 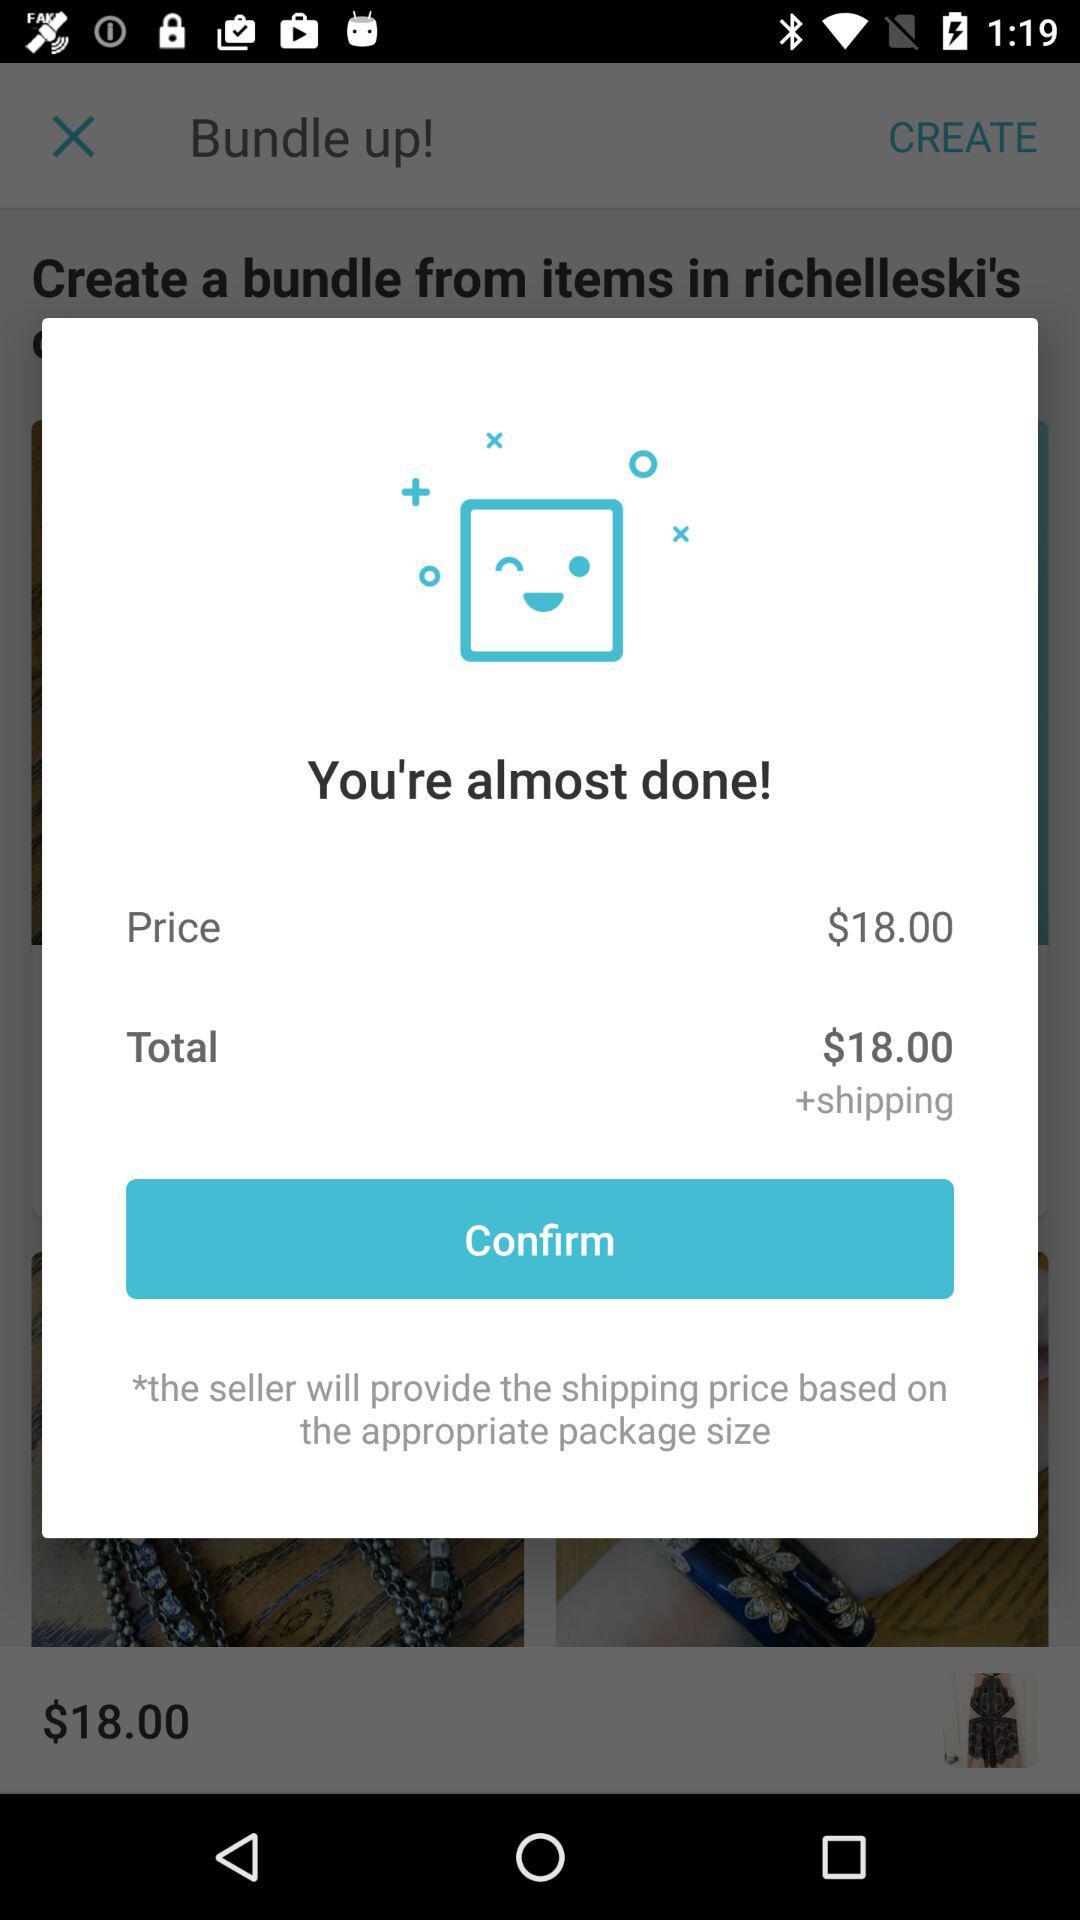 I want to click on the item below +shipping, so click(x=540, y=1237).